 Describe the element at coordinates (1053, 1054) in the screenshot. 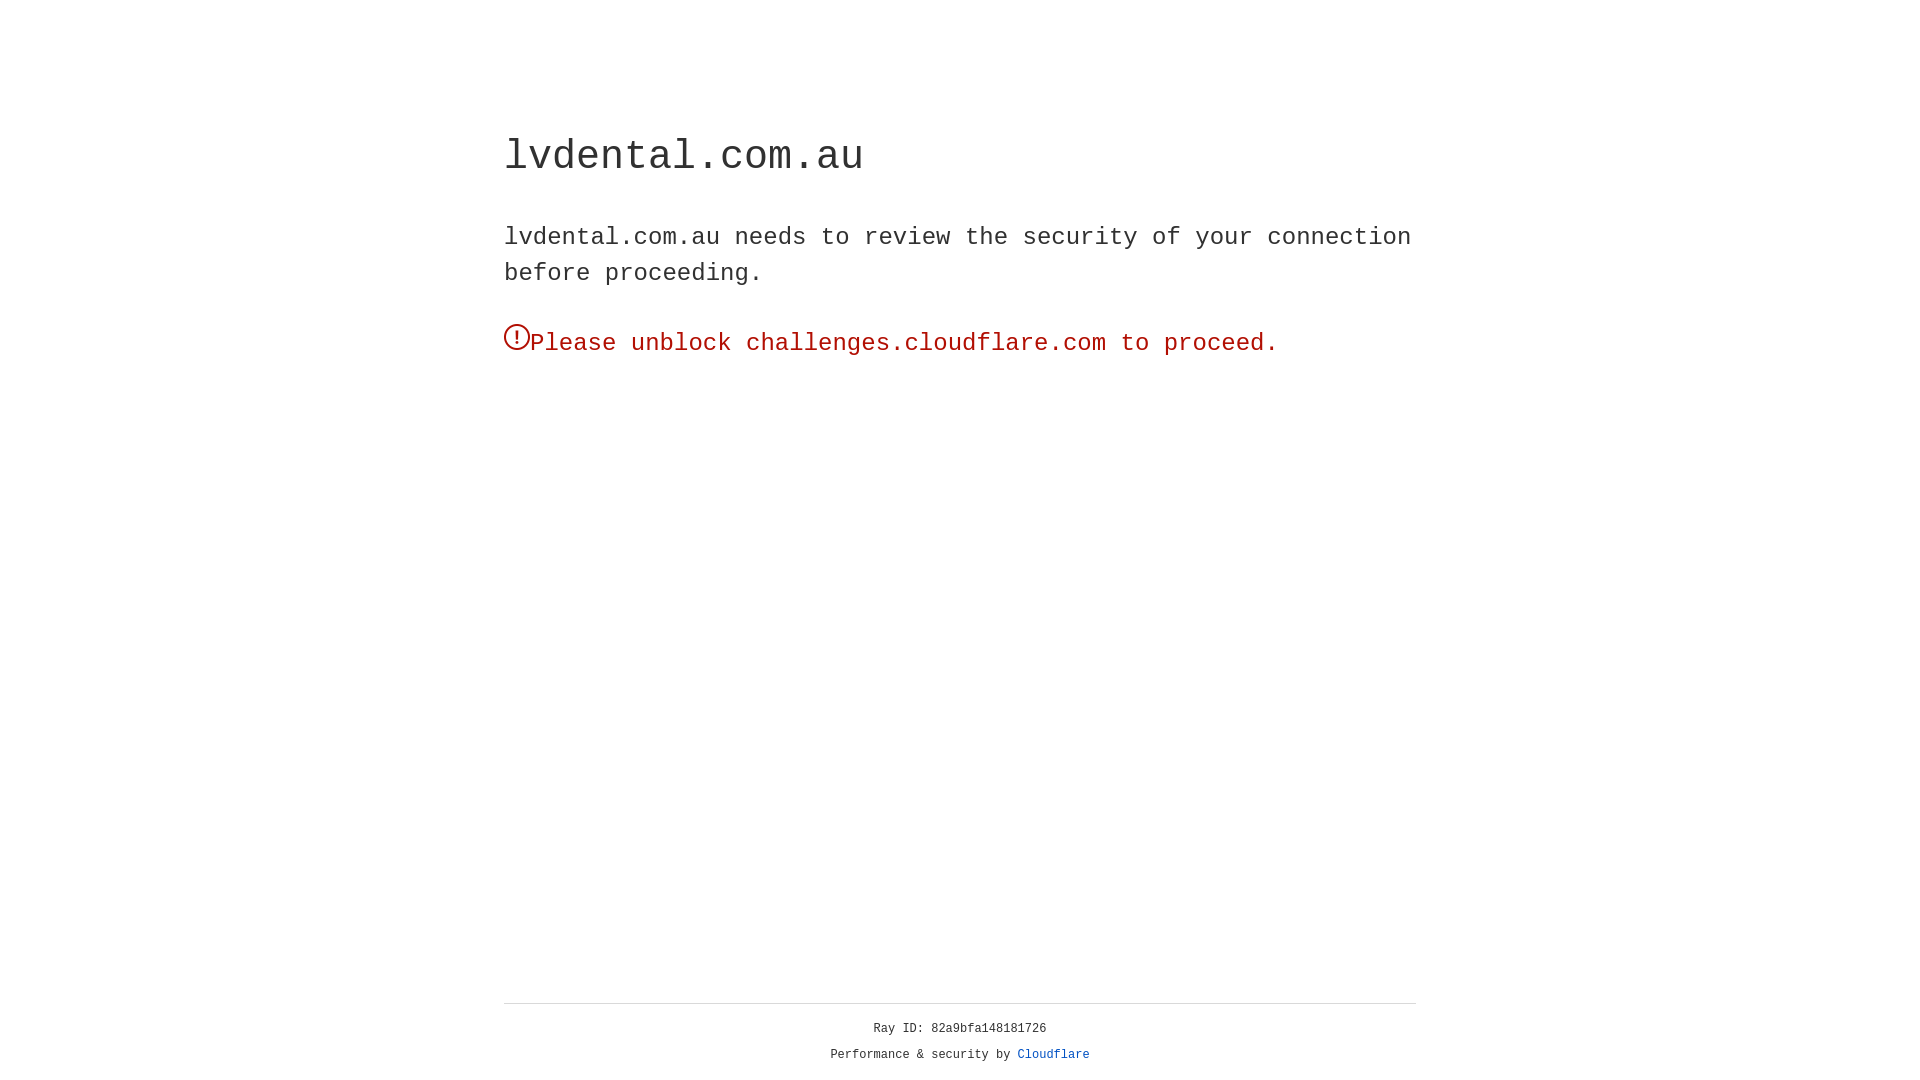

I see `'Cloudflare'` at that location.